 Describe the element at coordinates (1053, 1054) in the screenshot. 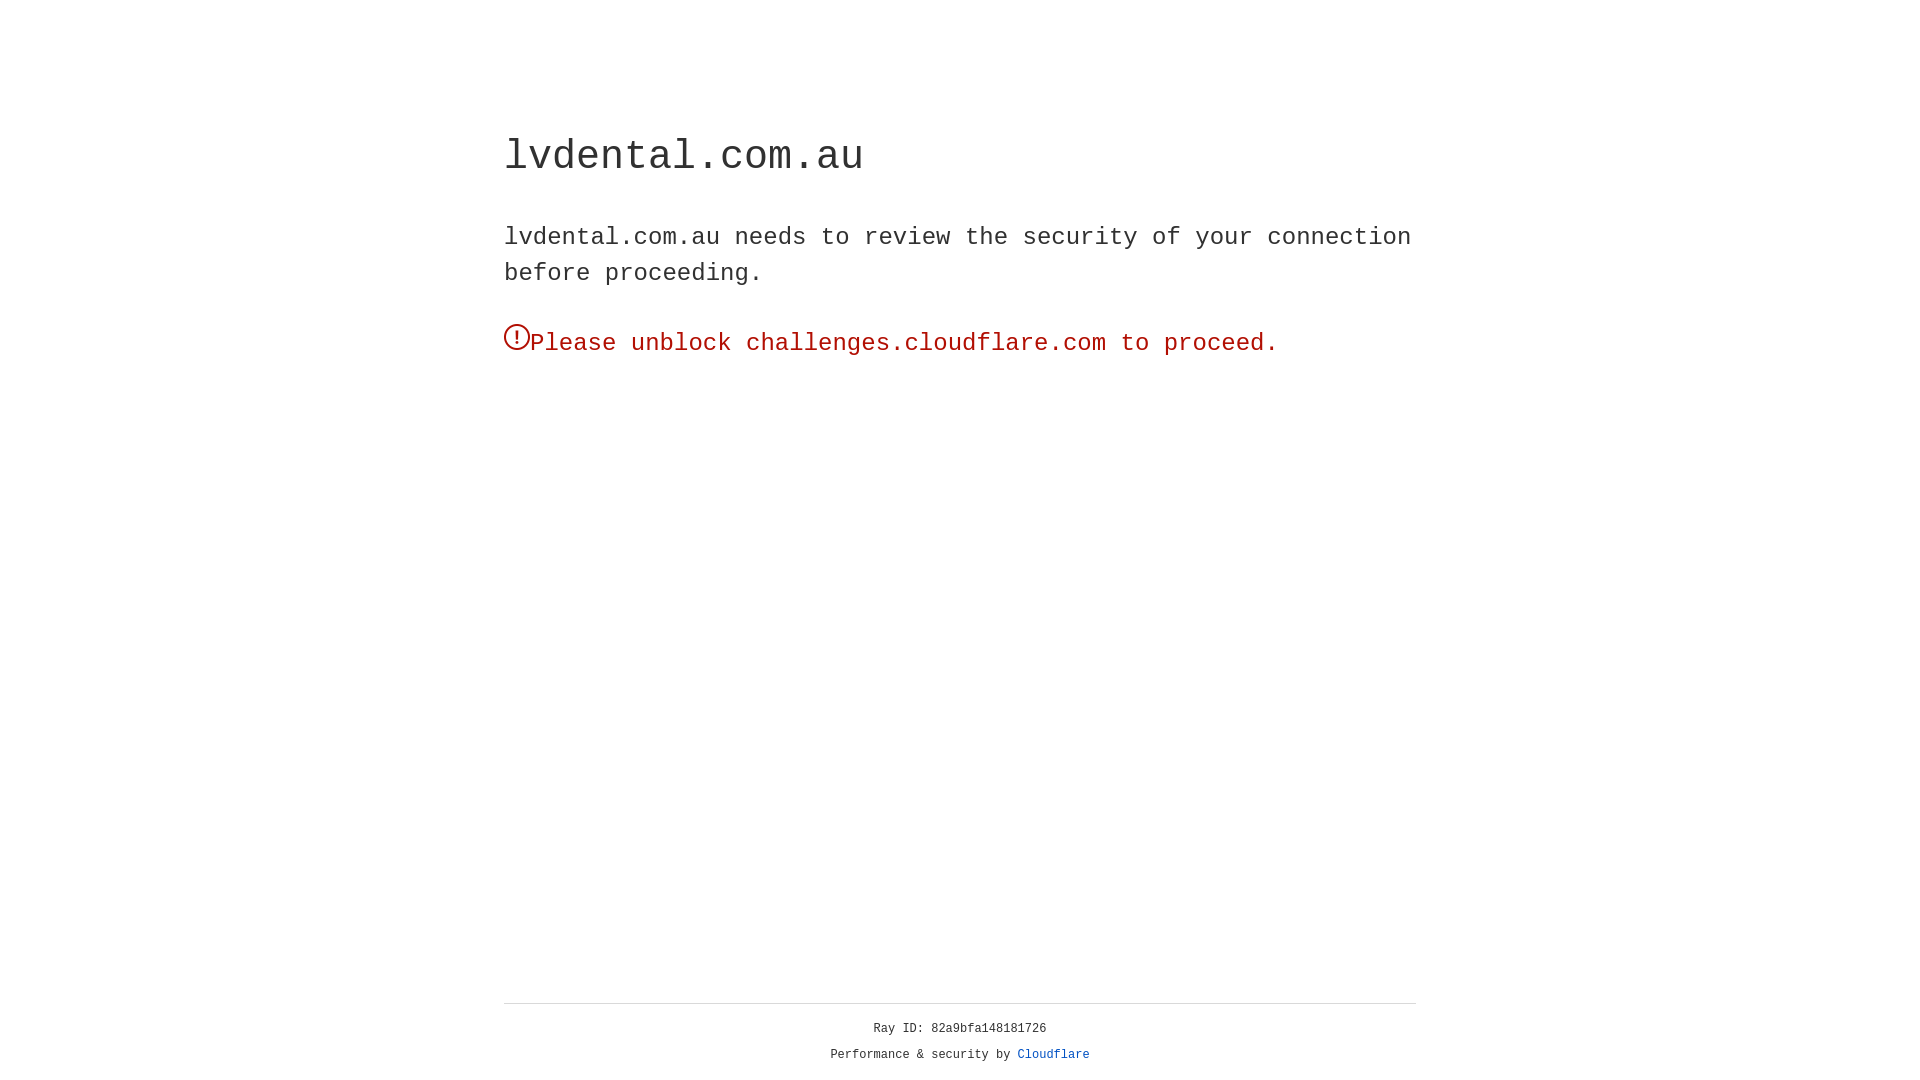

I see `'Cloudflare'` at that location.